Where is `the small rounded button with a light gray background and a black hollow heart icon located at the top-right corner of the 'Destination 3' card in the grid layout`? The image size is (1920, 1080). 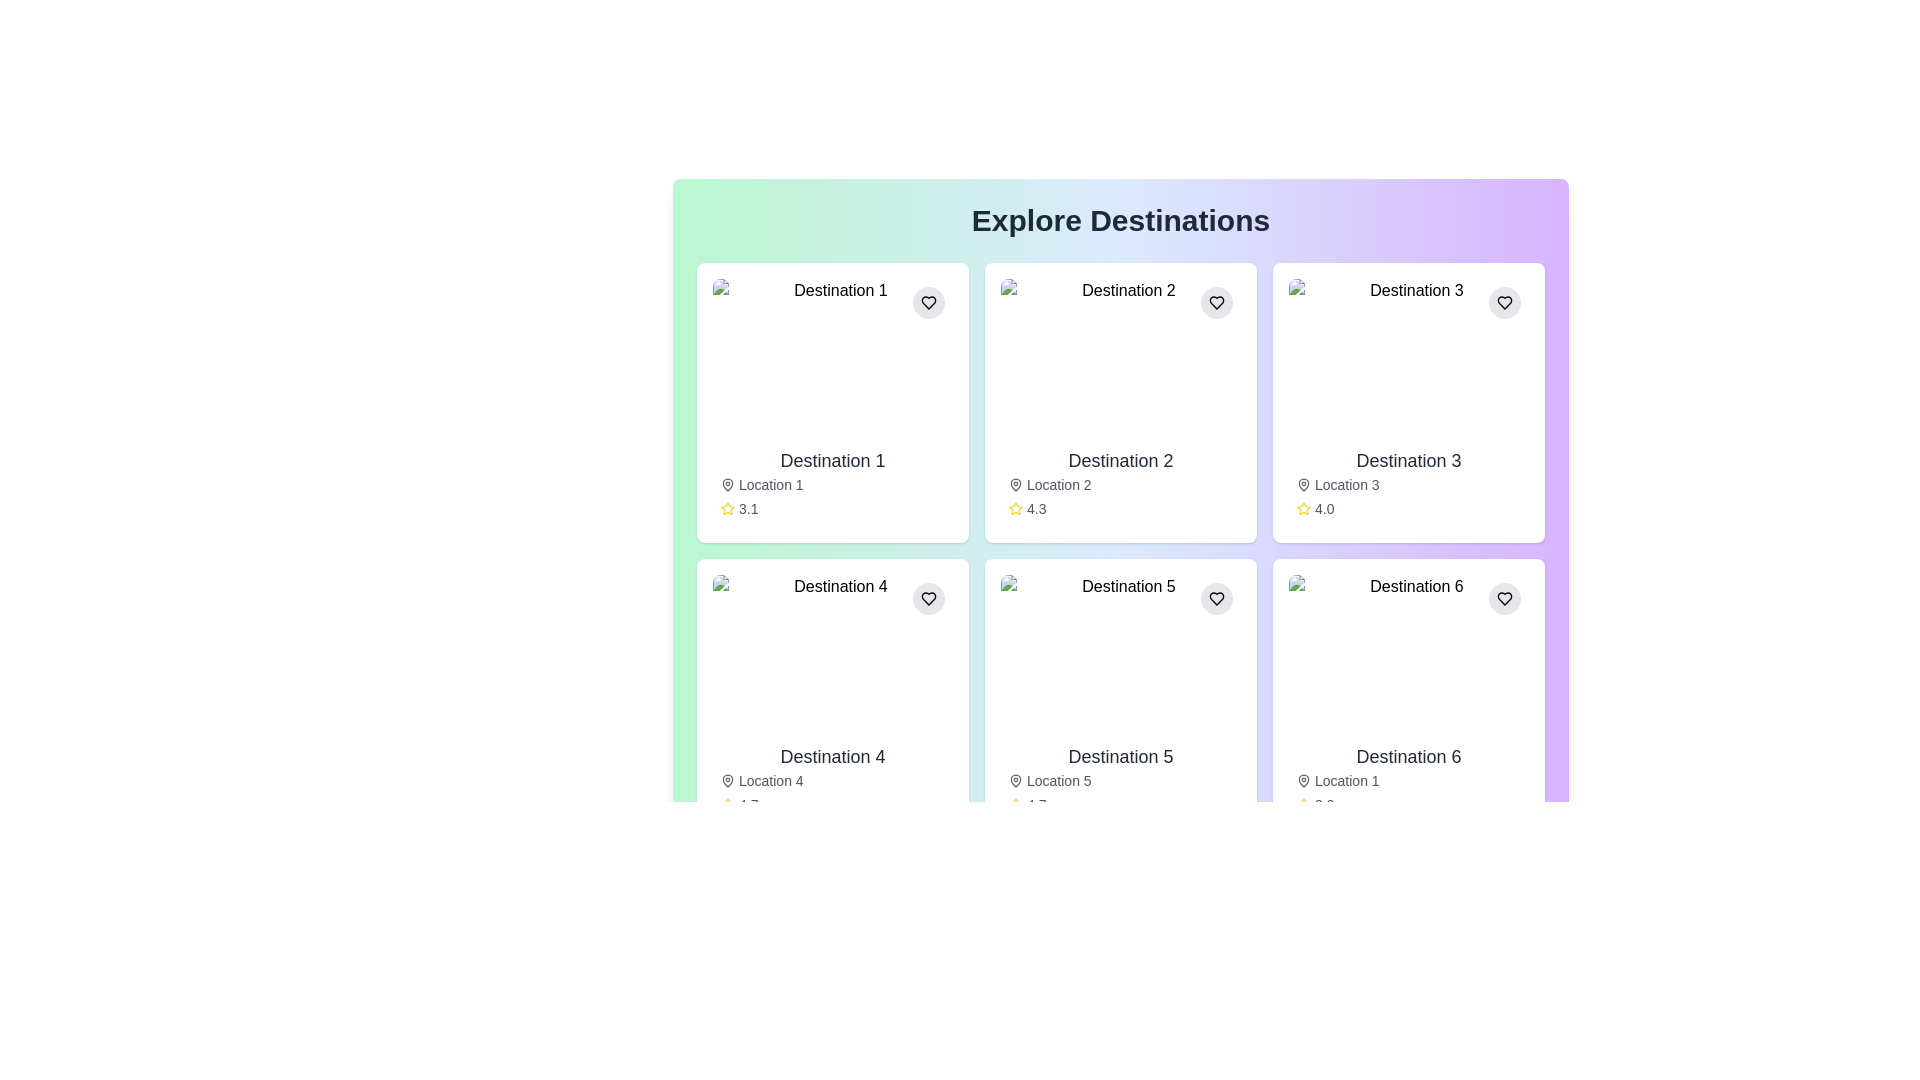
the small rounded button with a light gray background and a black hollow heart icon located at the top-right corner of the 'Destination 3' card in the grid layout is located at coordinates (1505, 303).